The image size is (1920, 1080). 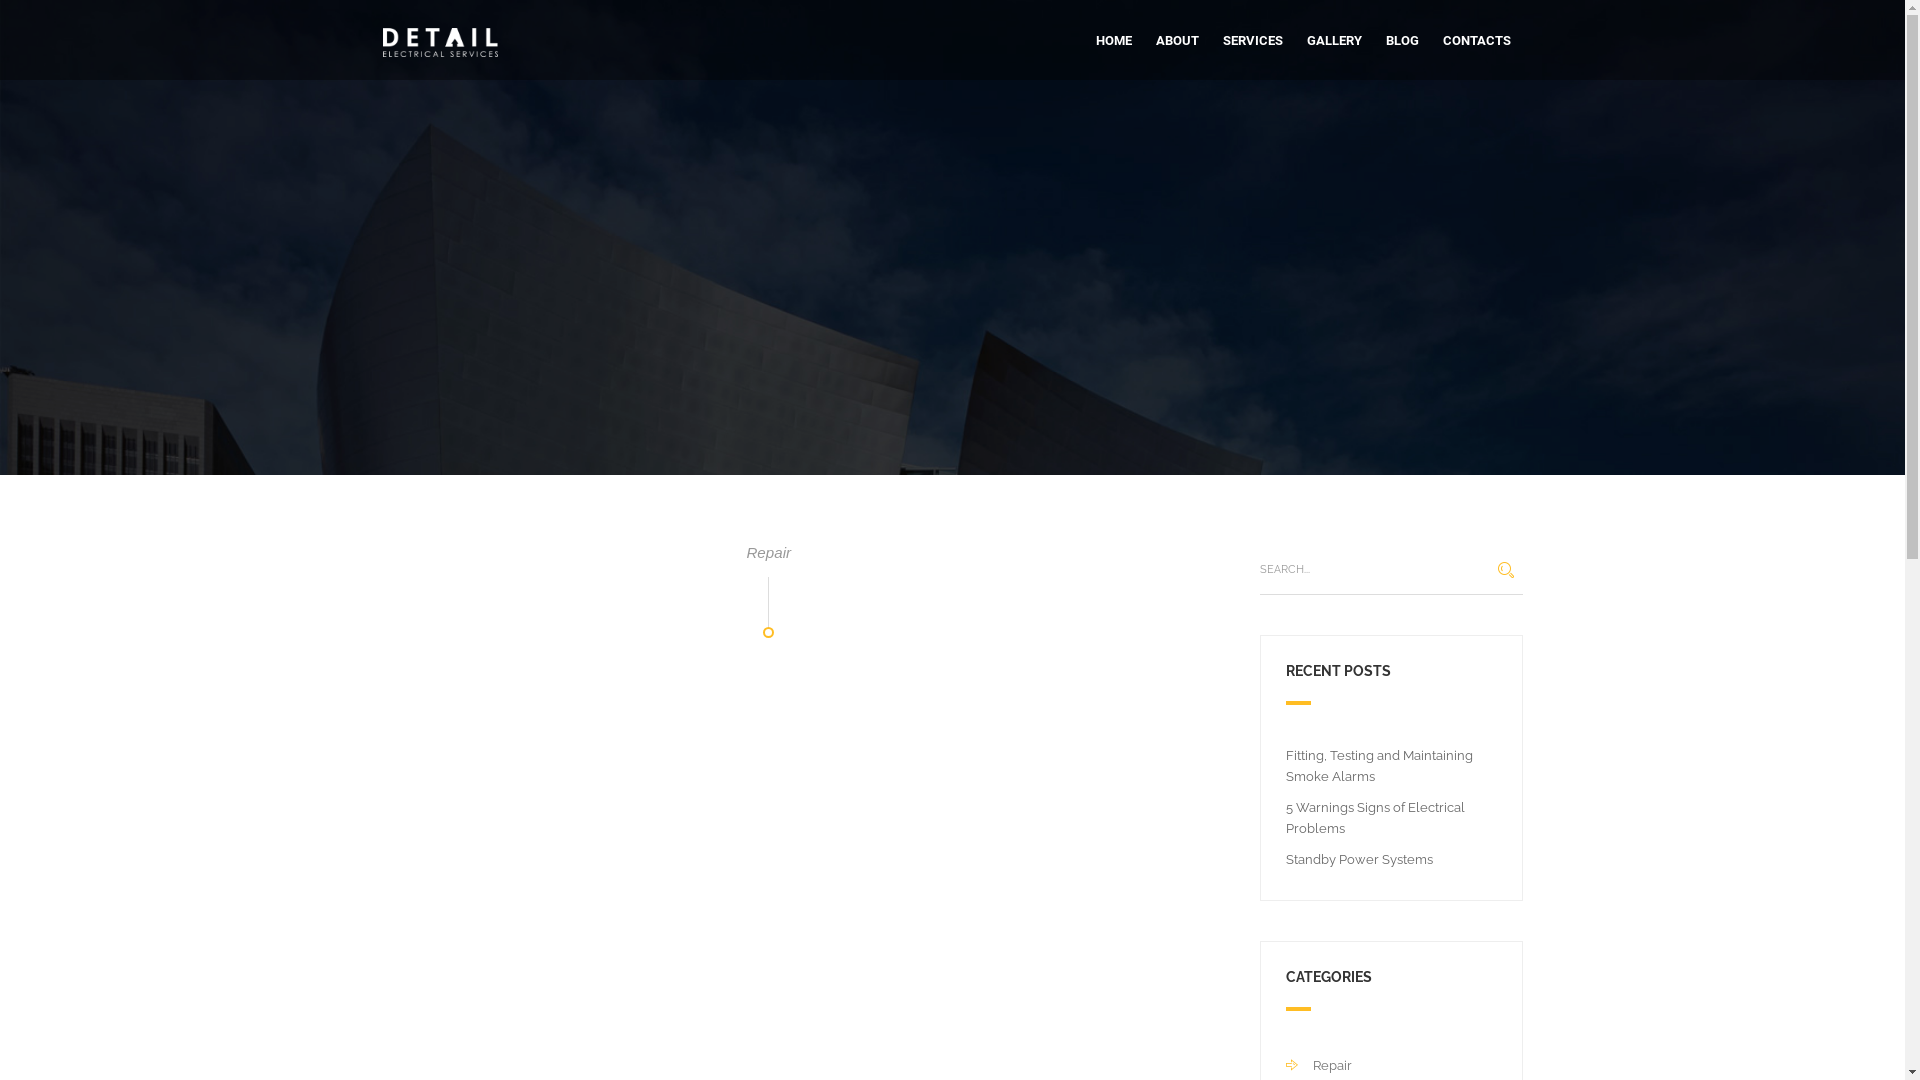 What do you see at coordinates (1319, 1064) in the screenshot?
I see `'Repair'` at bounding box center [1319, 1064].